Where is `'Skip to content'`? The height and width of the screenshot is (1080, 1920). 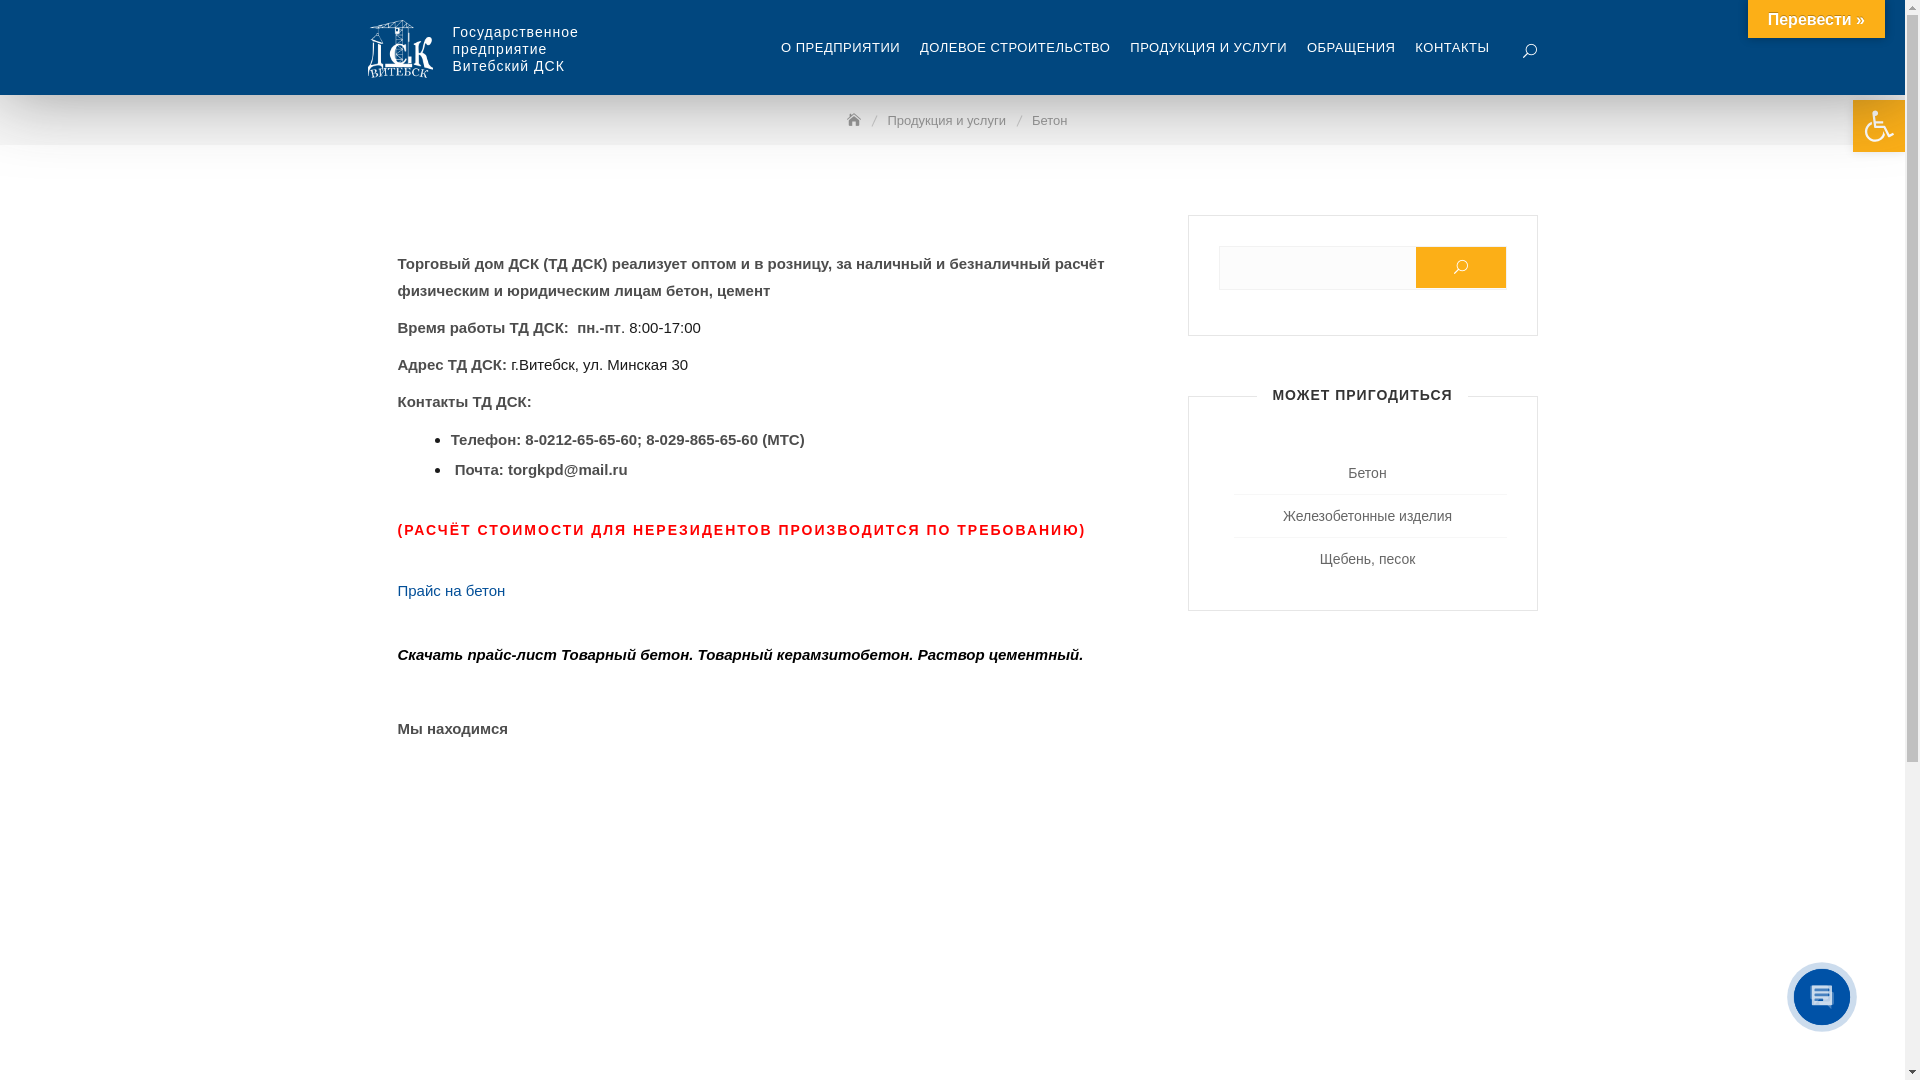
'Skip to content' is located at coordinates (0, 0).